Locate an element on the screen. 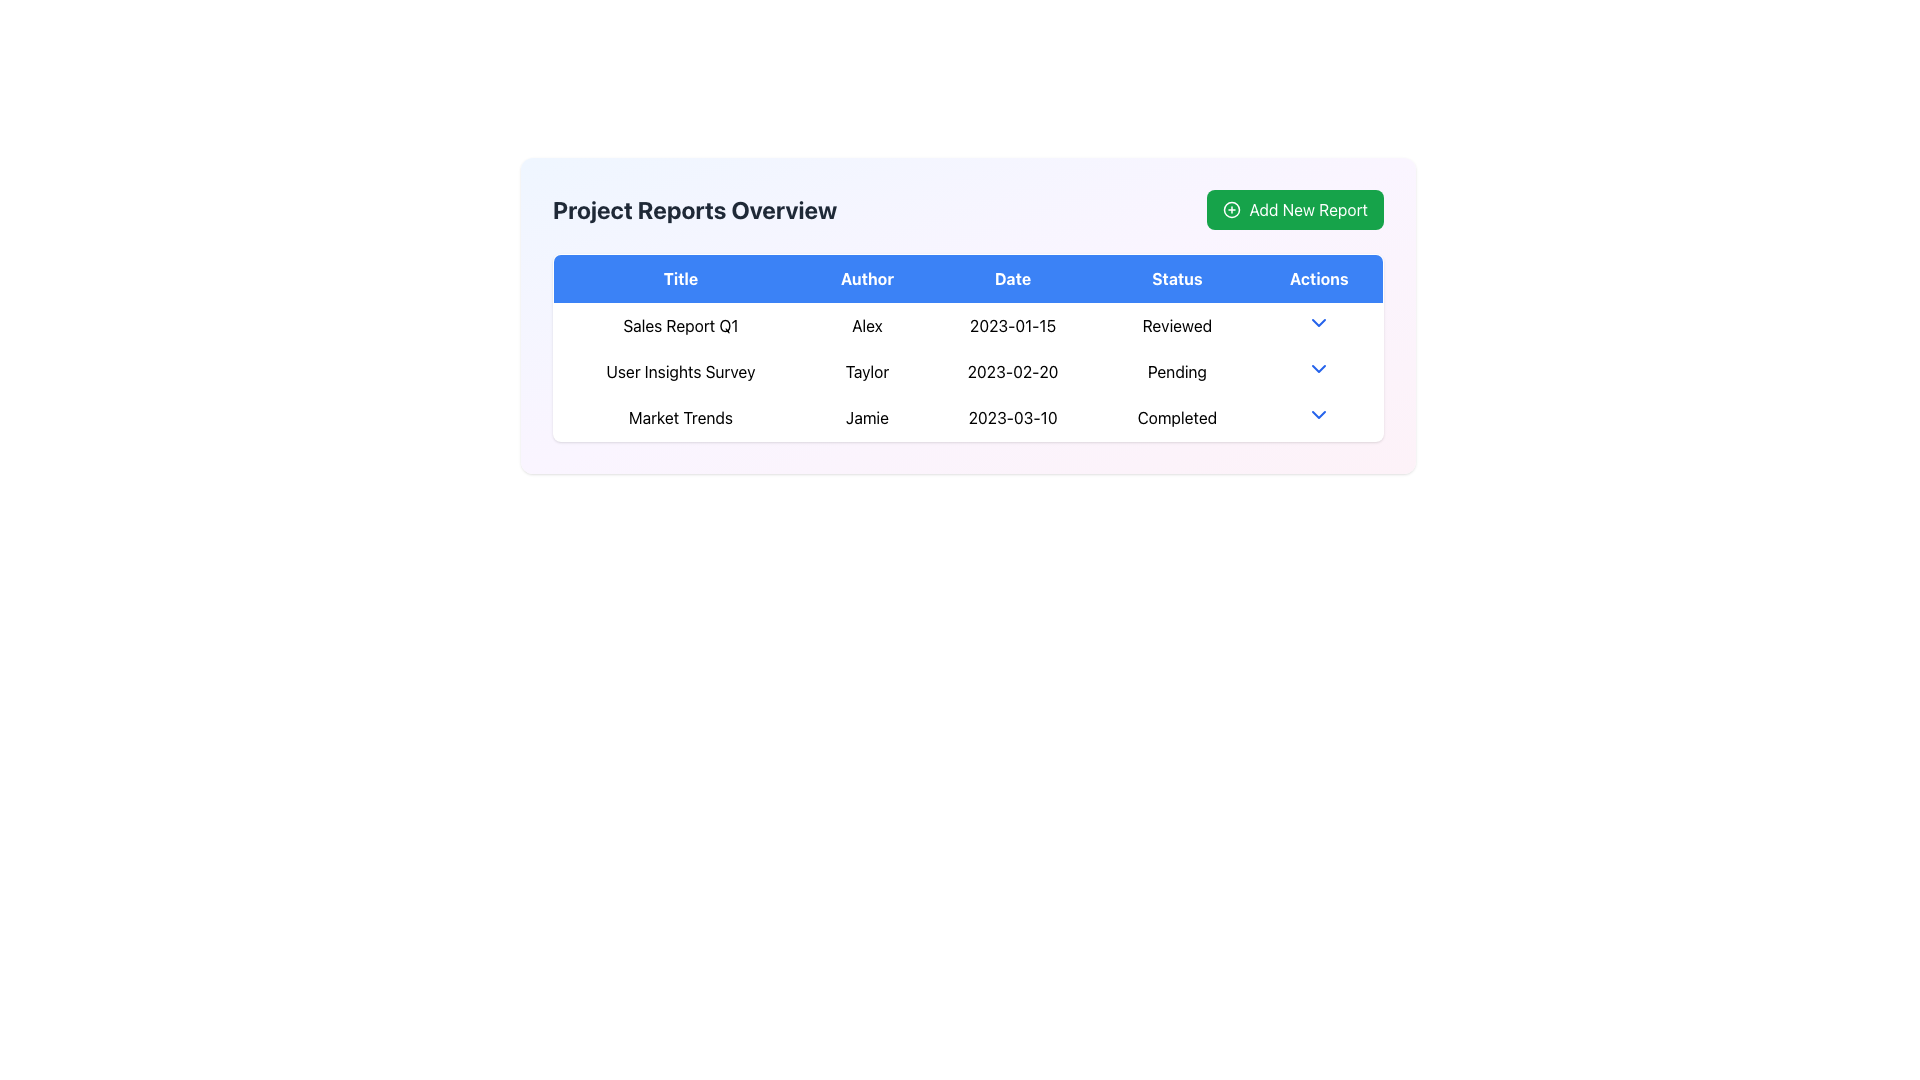 This screenshot has height=1080, width=1920. the downward arrow icon in the third row under the 'Actions' column of the table is located at coordinates (1319, 414).